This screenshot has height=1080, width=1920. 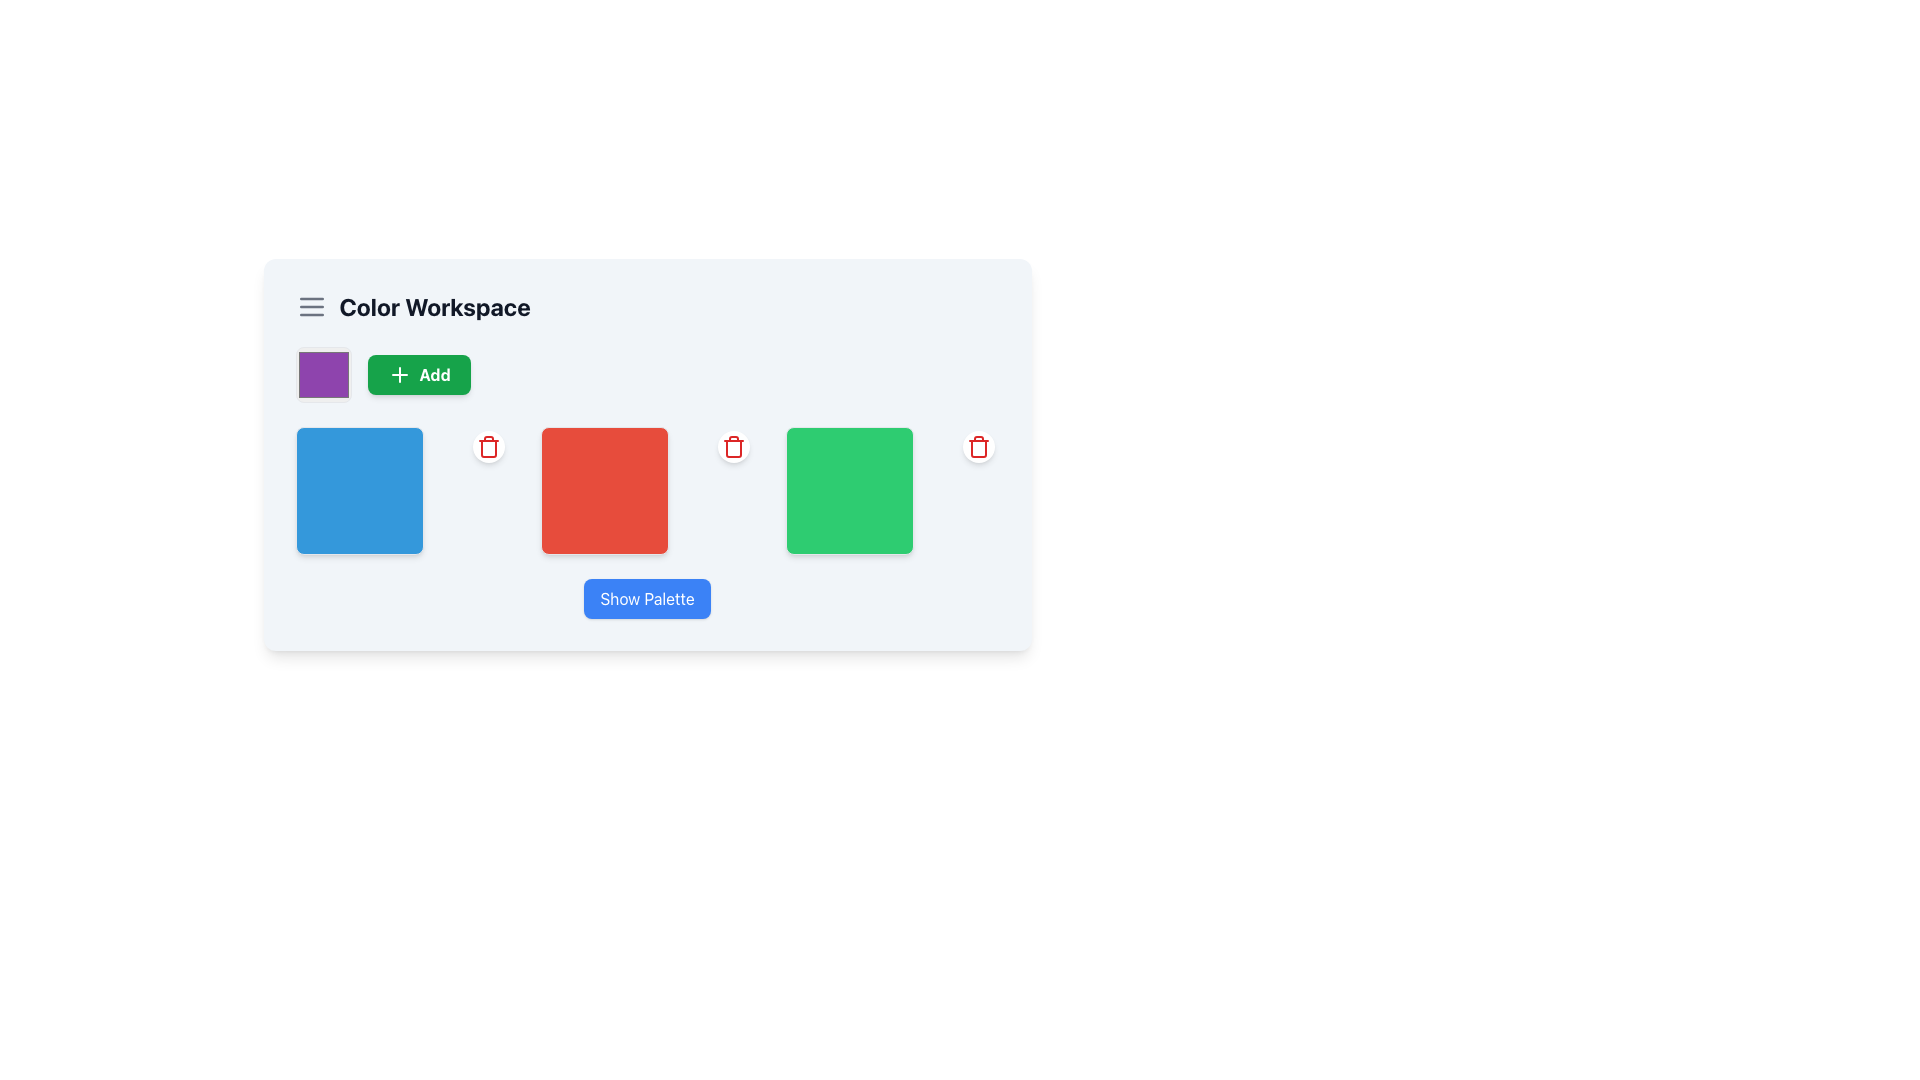 I want to click on the third Color Display Card in the horizontal list, so click(x=850, y=490).